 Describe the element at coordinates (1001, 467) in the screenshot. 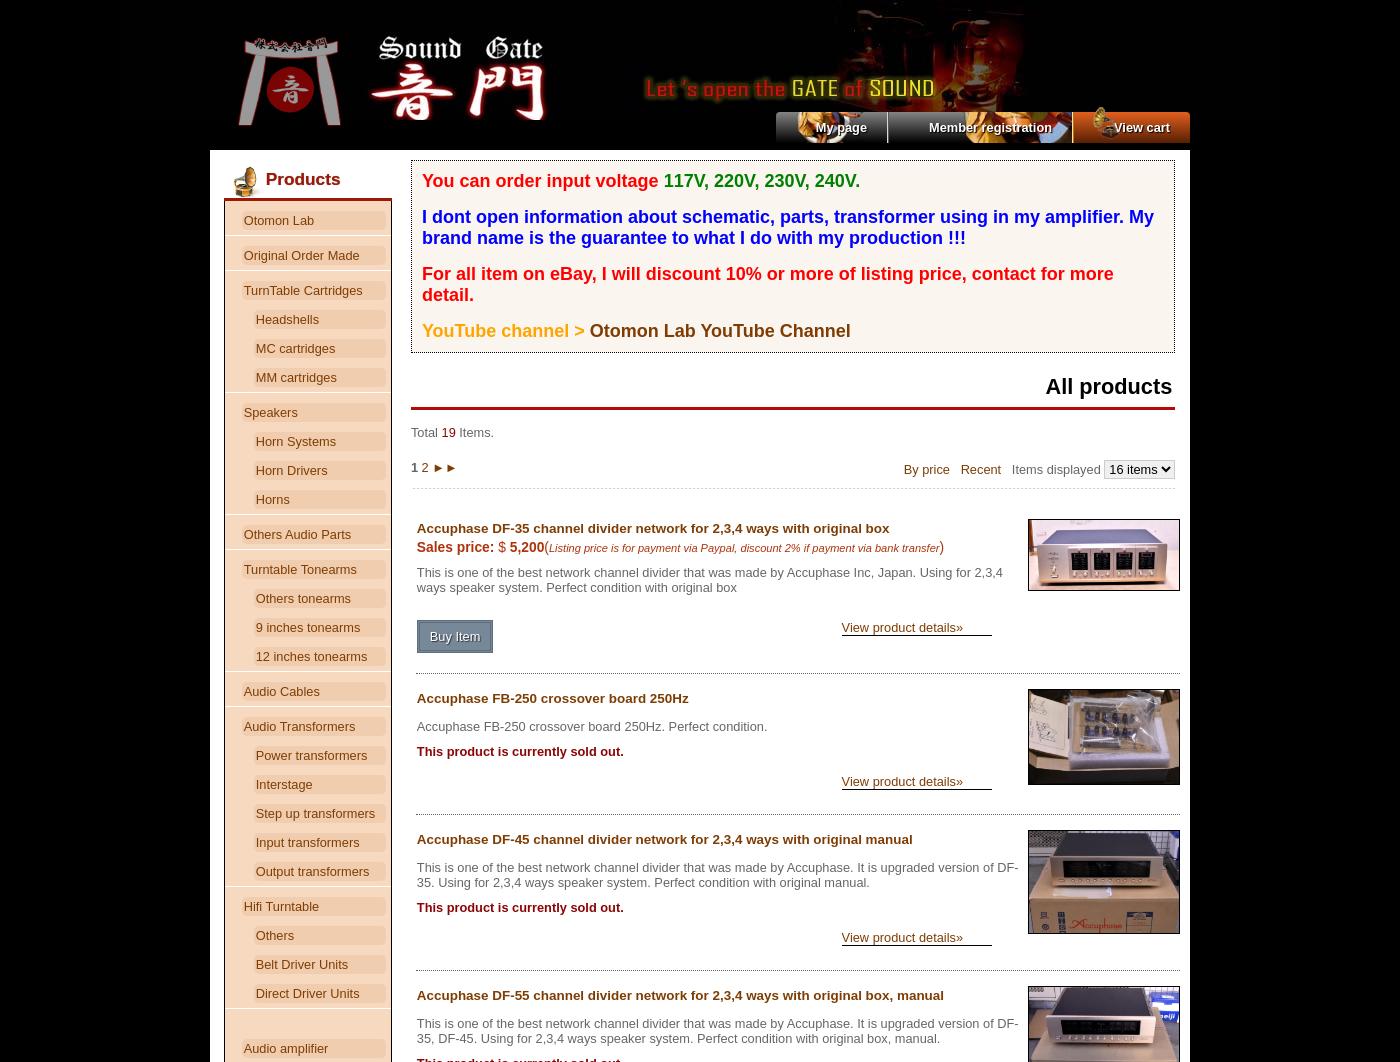

I see `'Items displayed'` at that location.